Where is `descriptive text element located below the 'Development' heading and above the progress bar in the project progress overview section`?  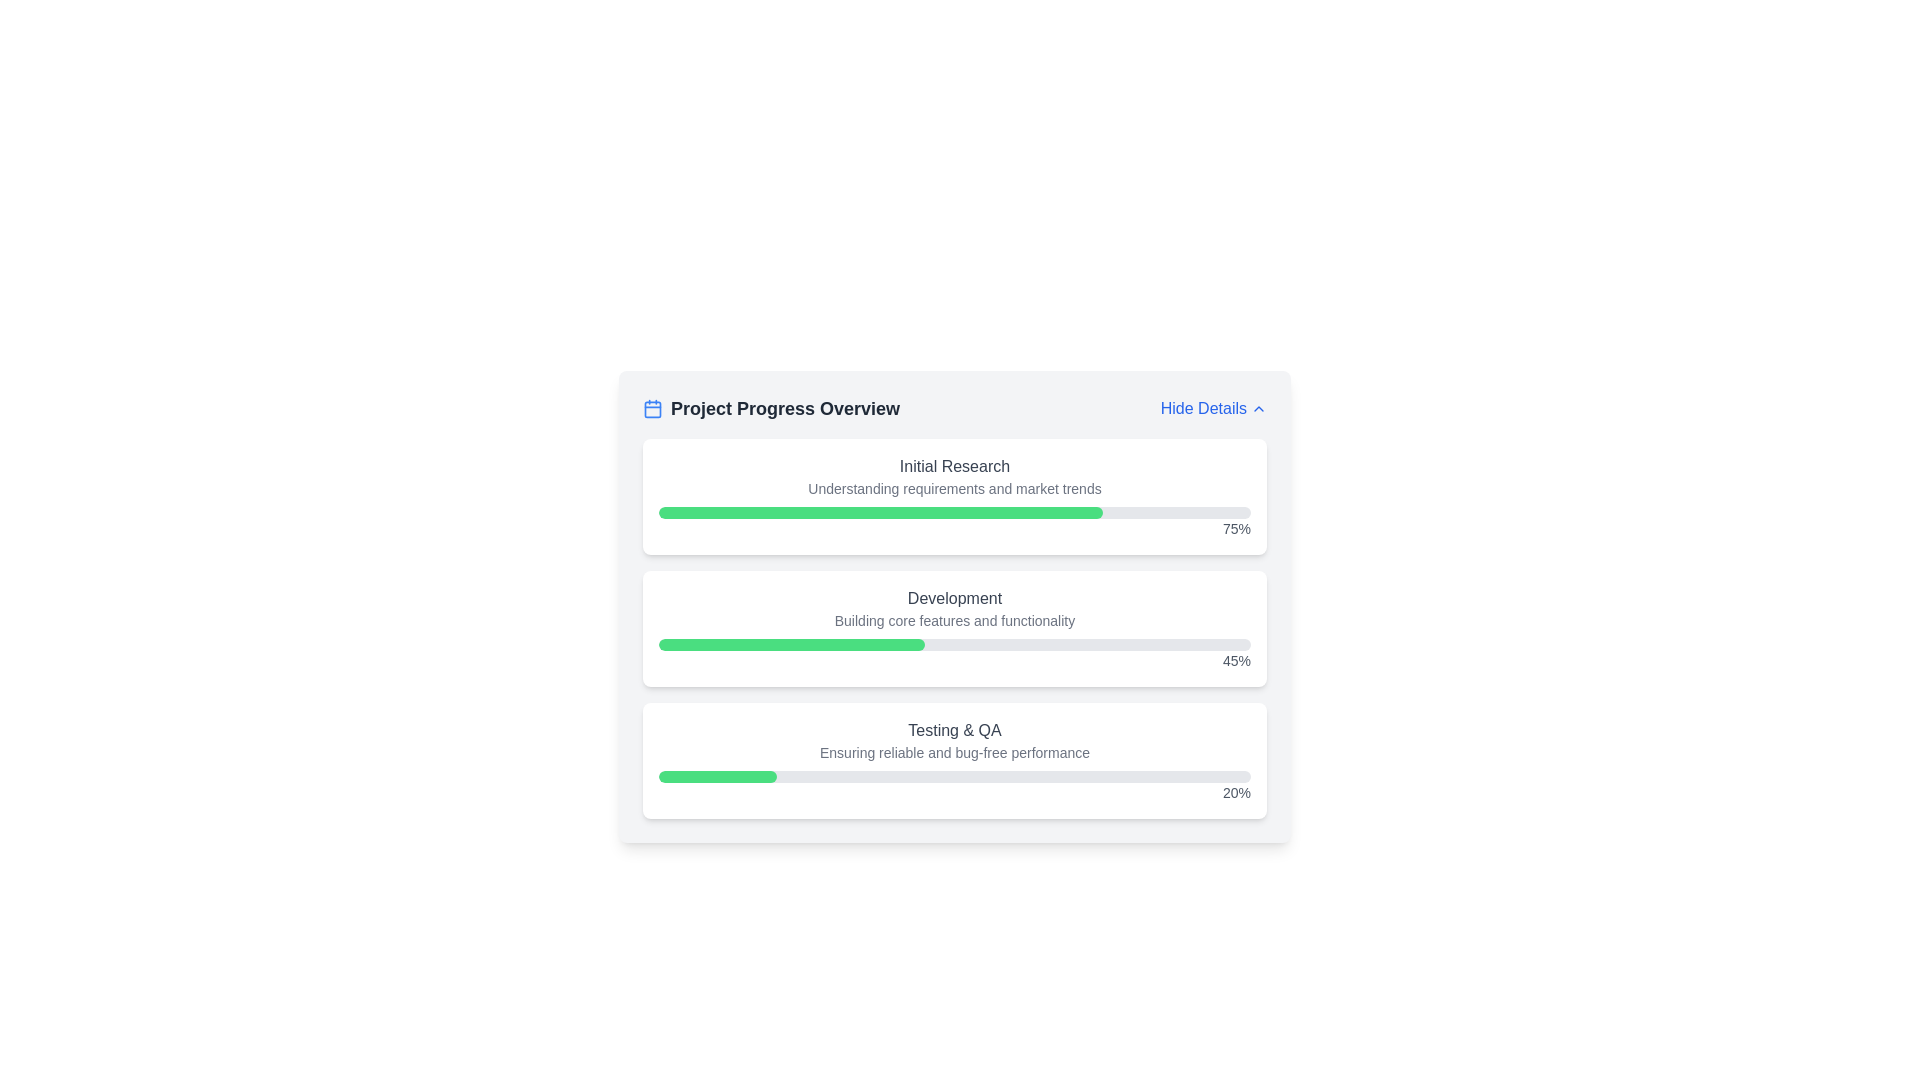 descriptive text element located below the 'Development' heading and above the progress bar in the project progress overview section is located at coordinates (954, 620).